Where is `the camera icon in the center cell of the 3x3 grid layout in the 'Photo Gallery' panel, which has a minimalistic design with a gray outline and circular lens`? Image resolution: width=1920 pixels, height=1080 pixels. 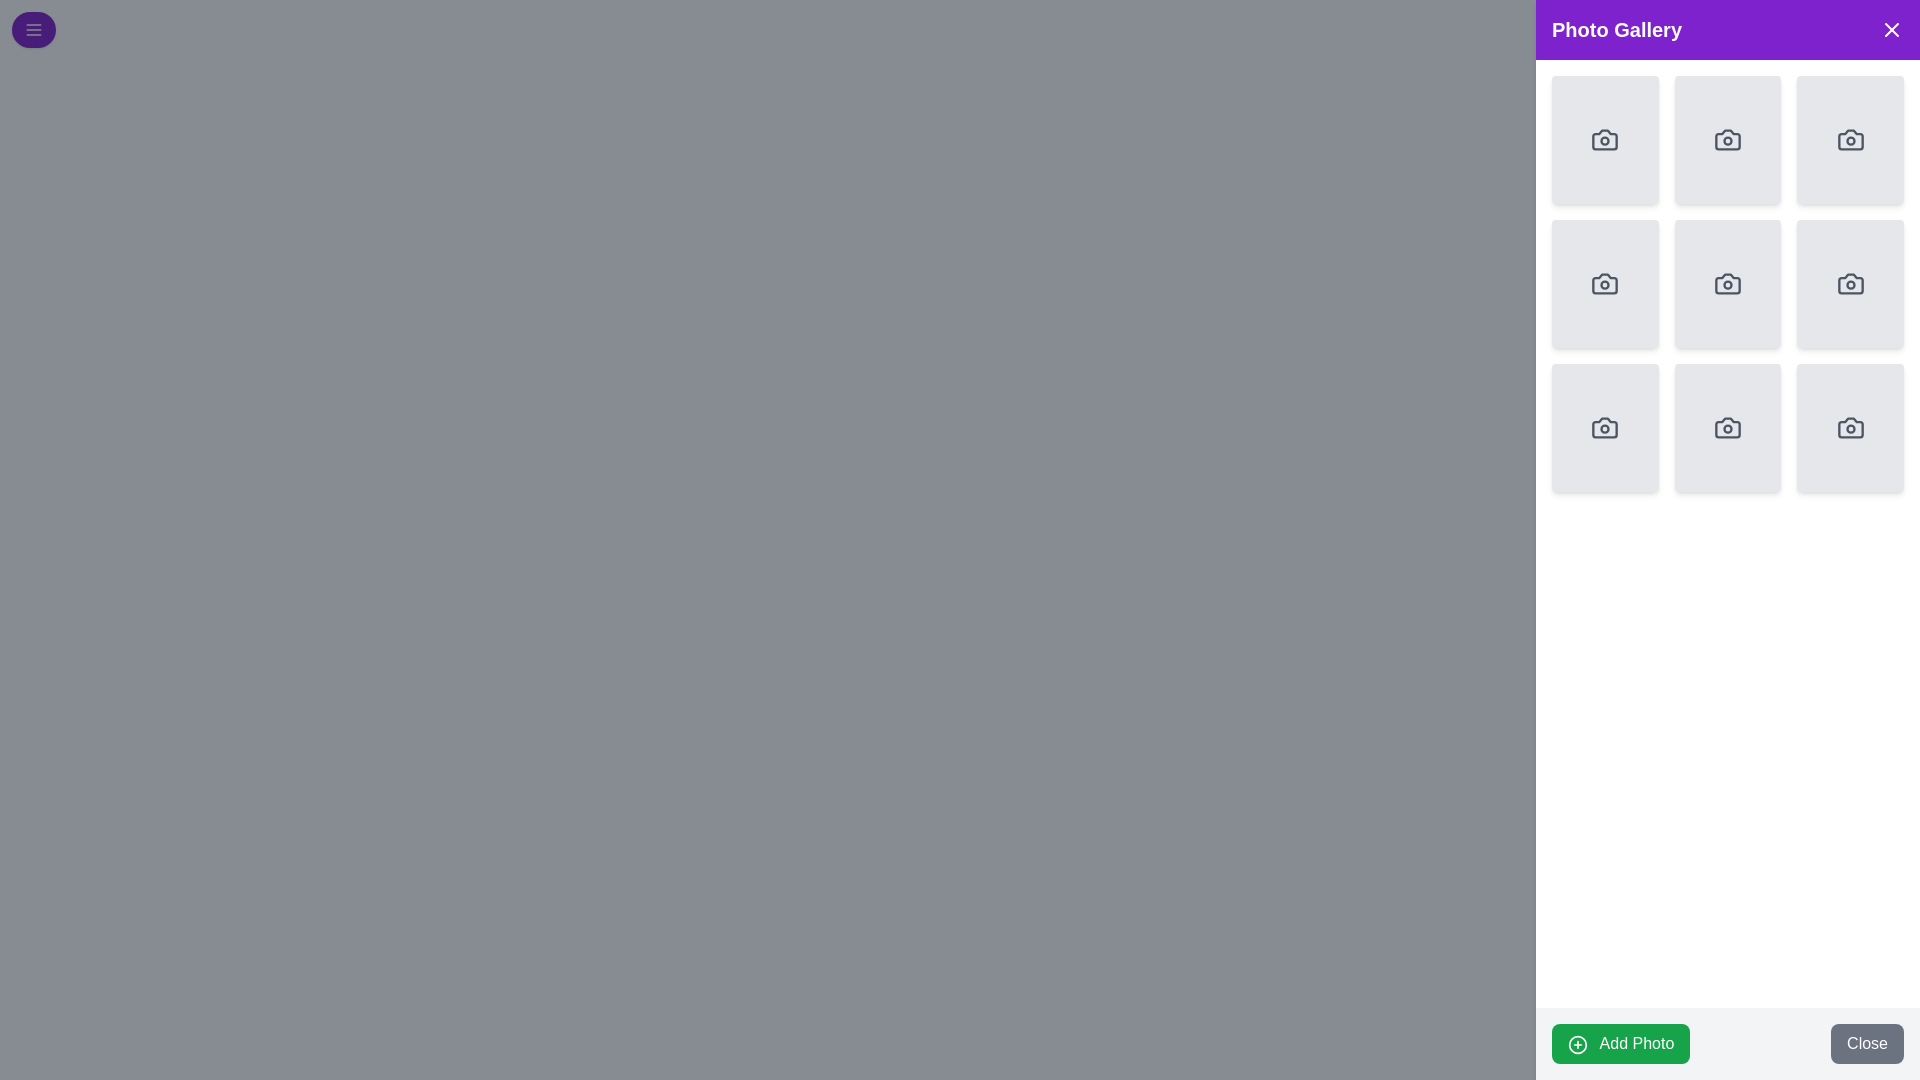
the camera icon in the center cell of the 3x3 grid layout in the 'Photo Gallery' panel, which has a minimalistic design with a gray outline and circular lens is located at coordinates (1727, 284).